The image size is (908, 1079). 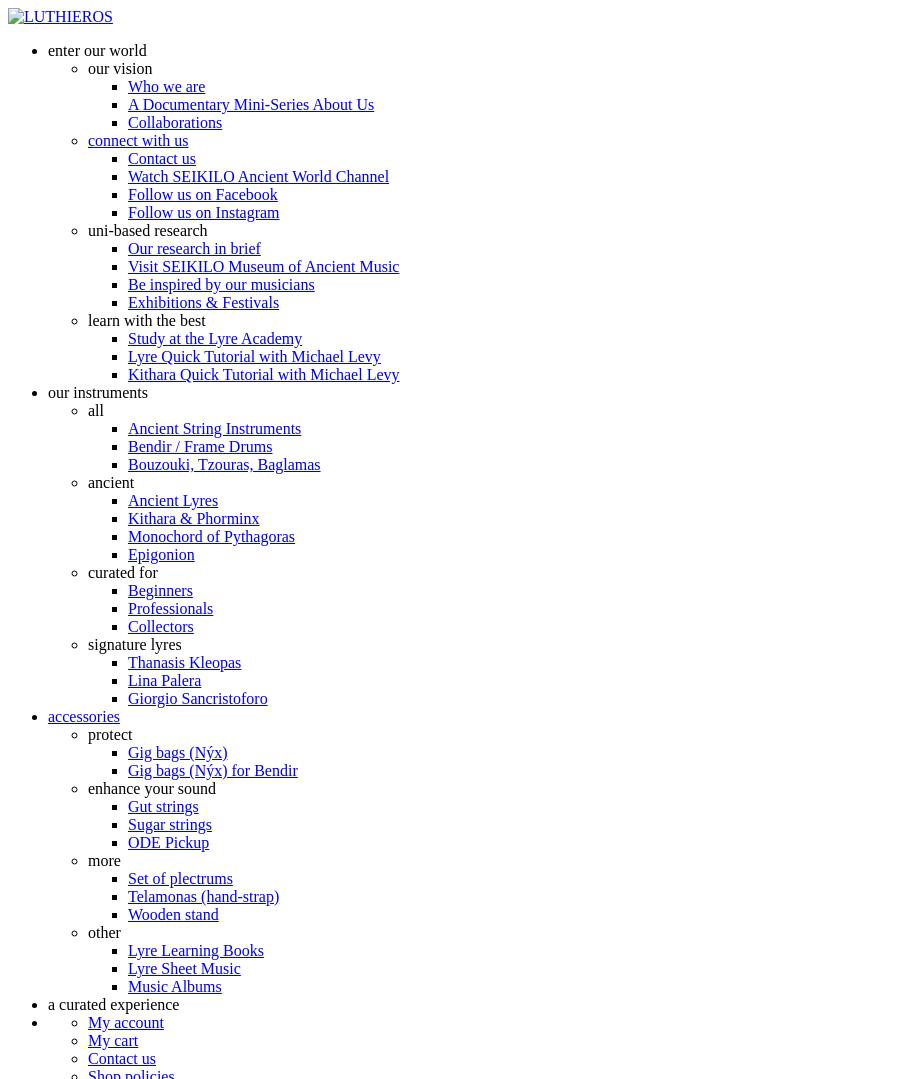 What do you see at coordinates (122, 571) in the screenshot?
I see `'curated for'` at bounding box center [122, 571].